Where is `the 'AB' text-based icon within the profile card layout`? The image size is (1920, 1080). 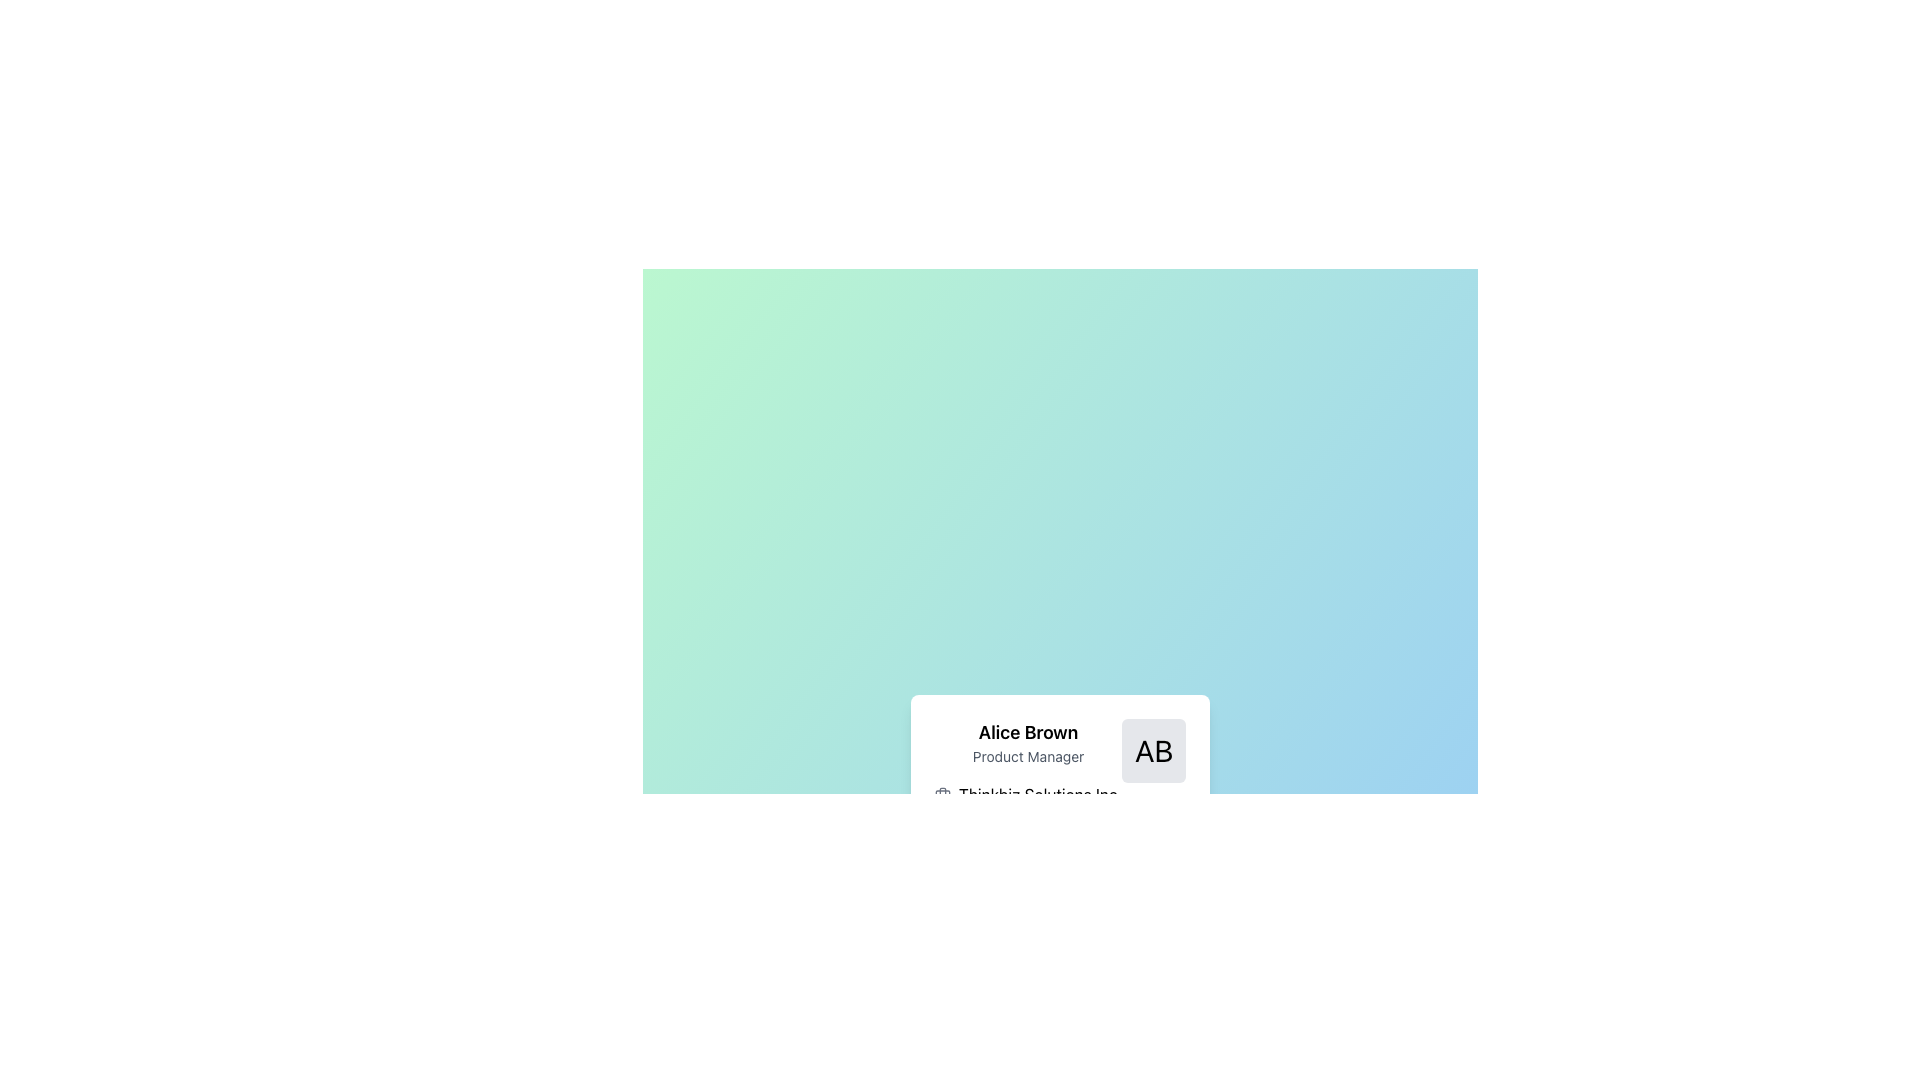
the 'AB' text-based icon within the profile card layout is located at coordinates (1154, 778).